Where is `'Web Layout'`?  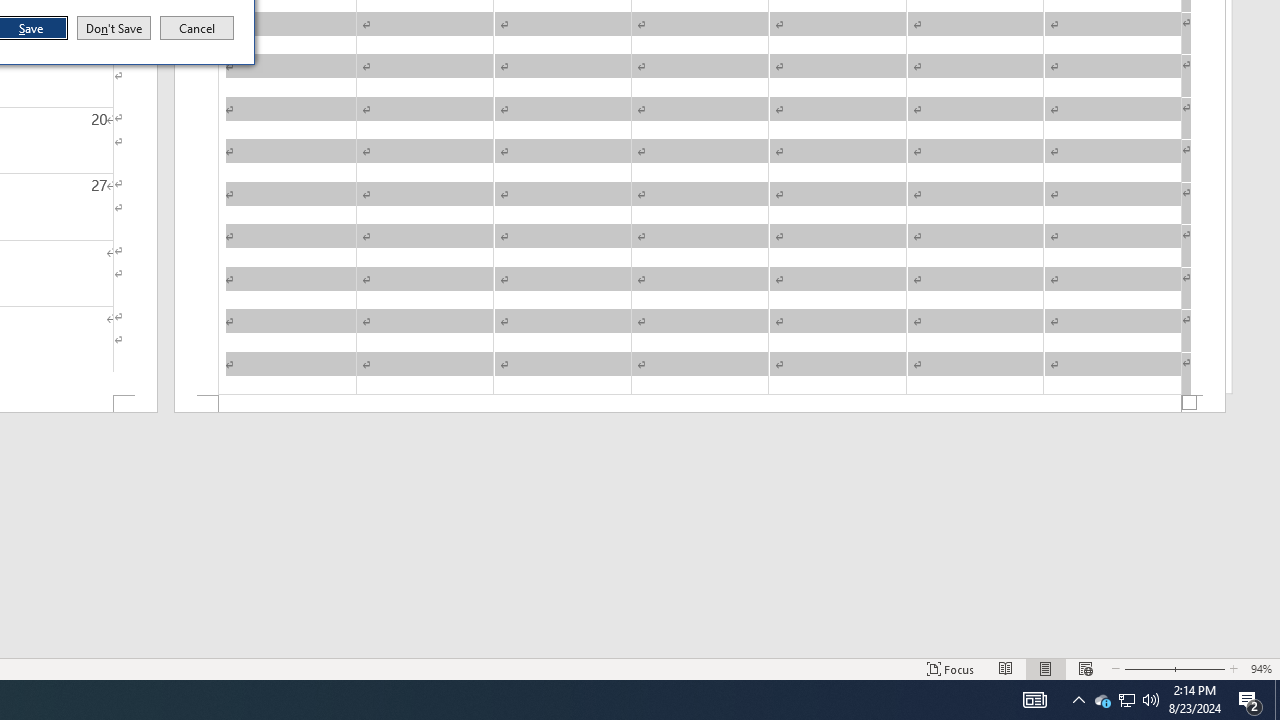 'Web Layout' is located at coordinates (1085, 669).